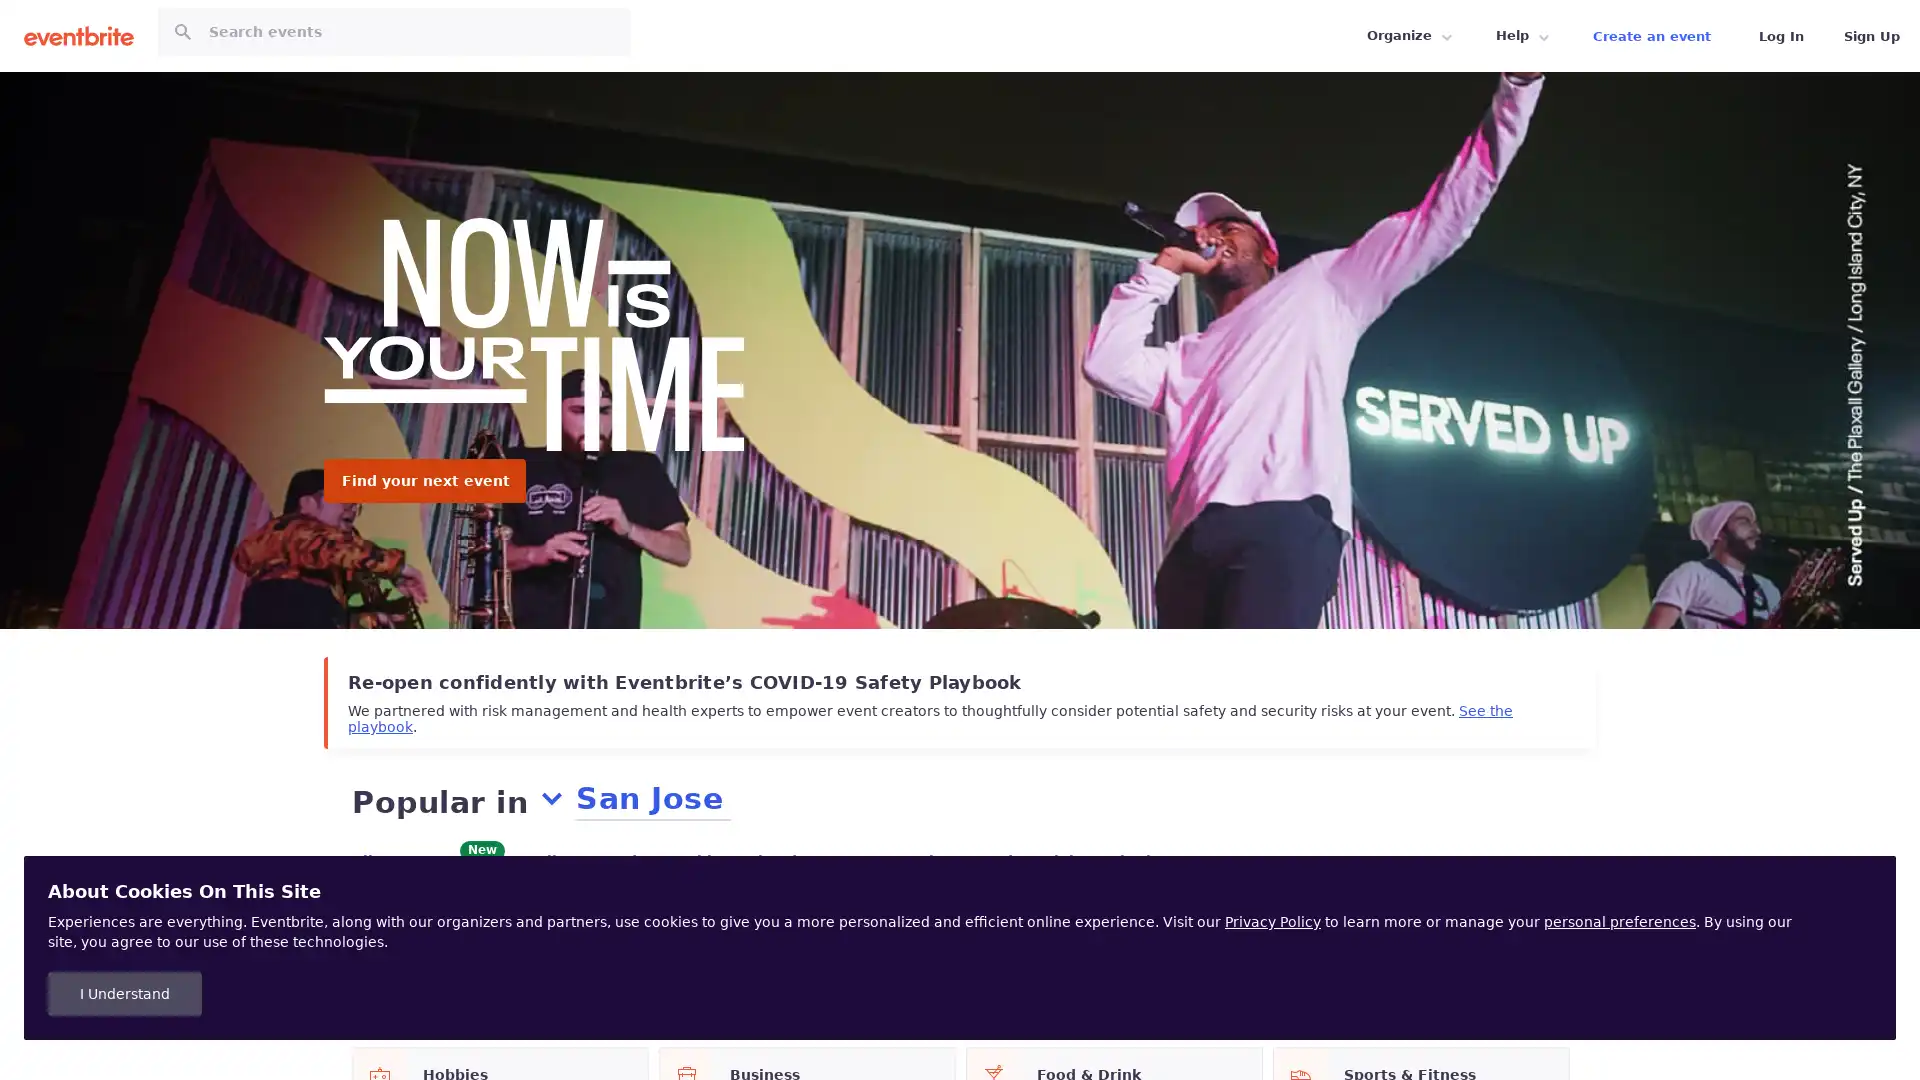 The image size is (1920, 1080). I want to click on Food & Drink, so click(1026, 859).